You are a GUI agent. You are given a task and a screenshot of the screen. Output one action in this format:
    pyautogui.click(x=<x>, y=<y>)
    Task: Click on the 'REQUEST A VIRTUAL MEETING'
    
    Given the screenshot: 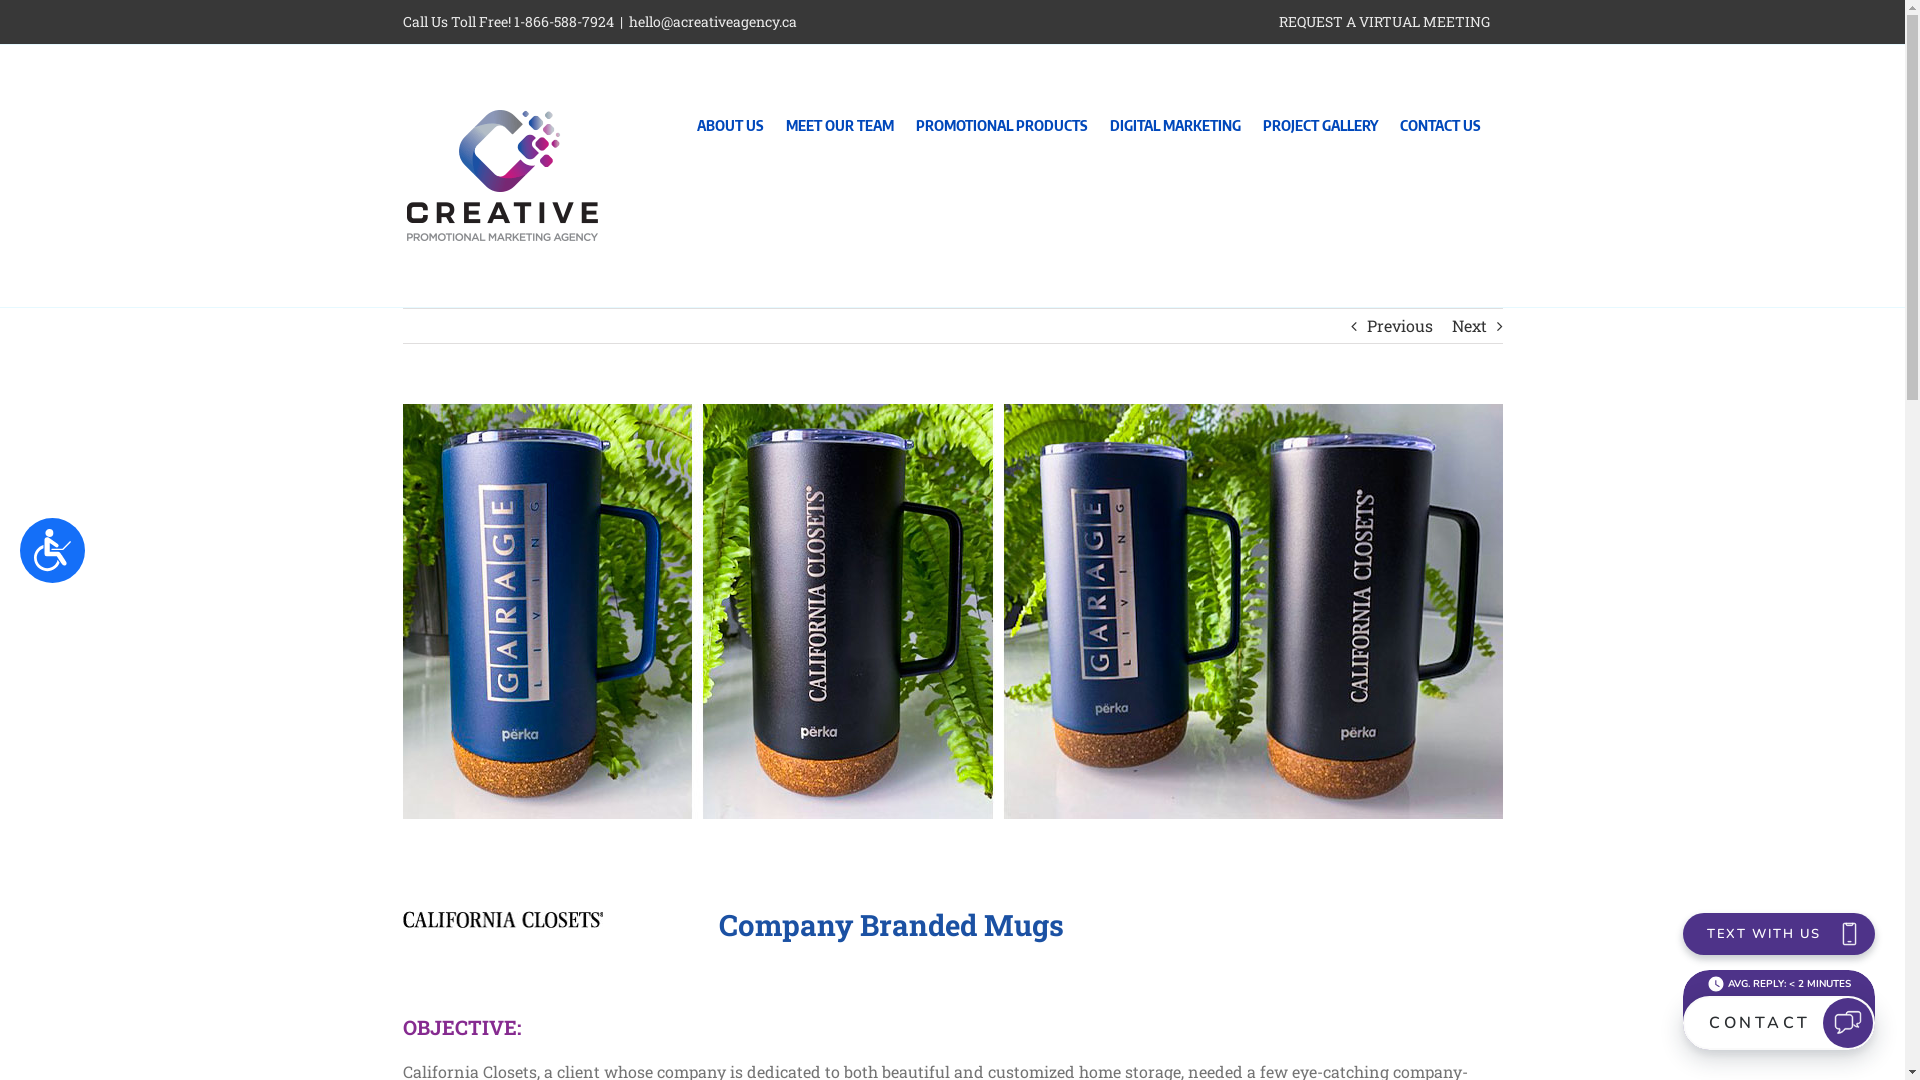 What is the action you would take?
    pyautogui.click(x=1383, y=22)
    